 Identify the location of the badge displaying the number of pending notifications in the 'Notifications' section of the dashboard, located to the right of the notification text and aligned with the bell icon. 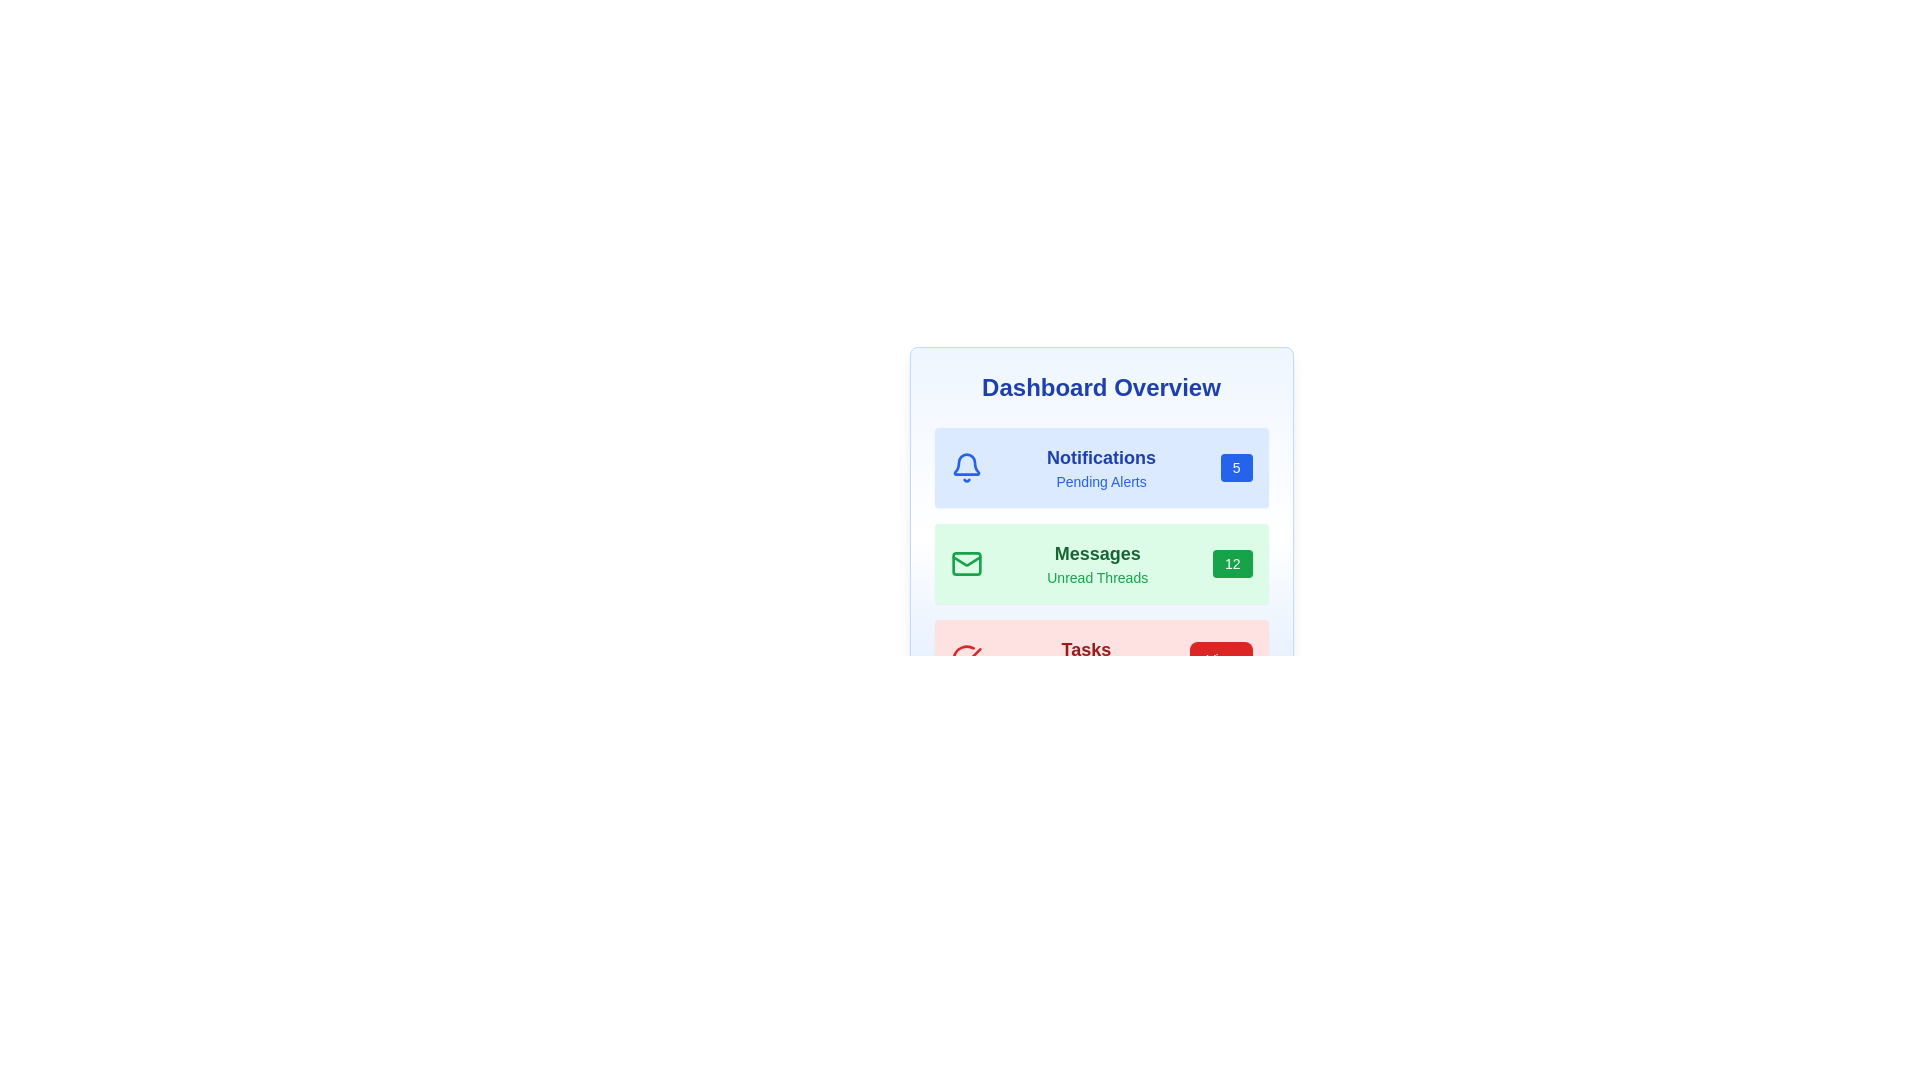
(1235, 467).